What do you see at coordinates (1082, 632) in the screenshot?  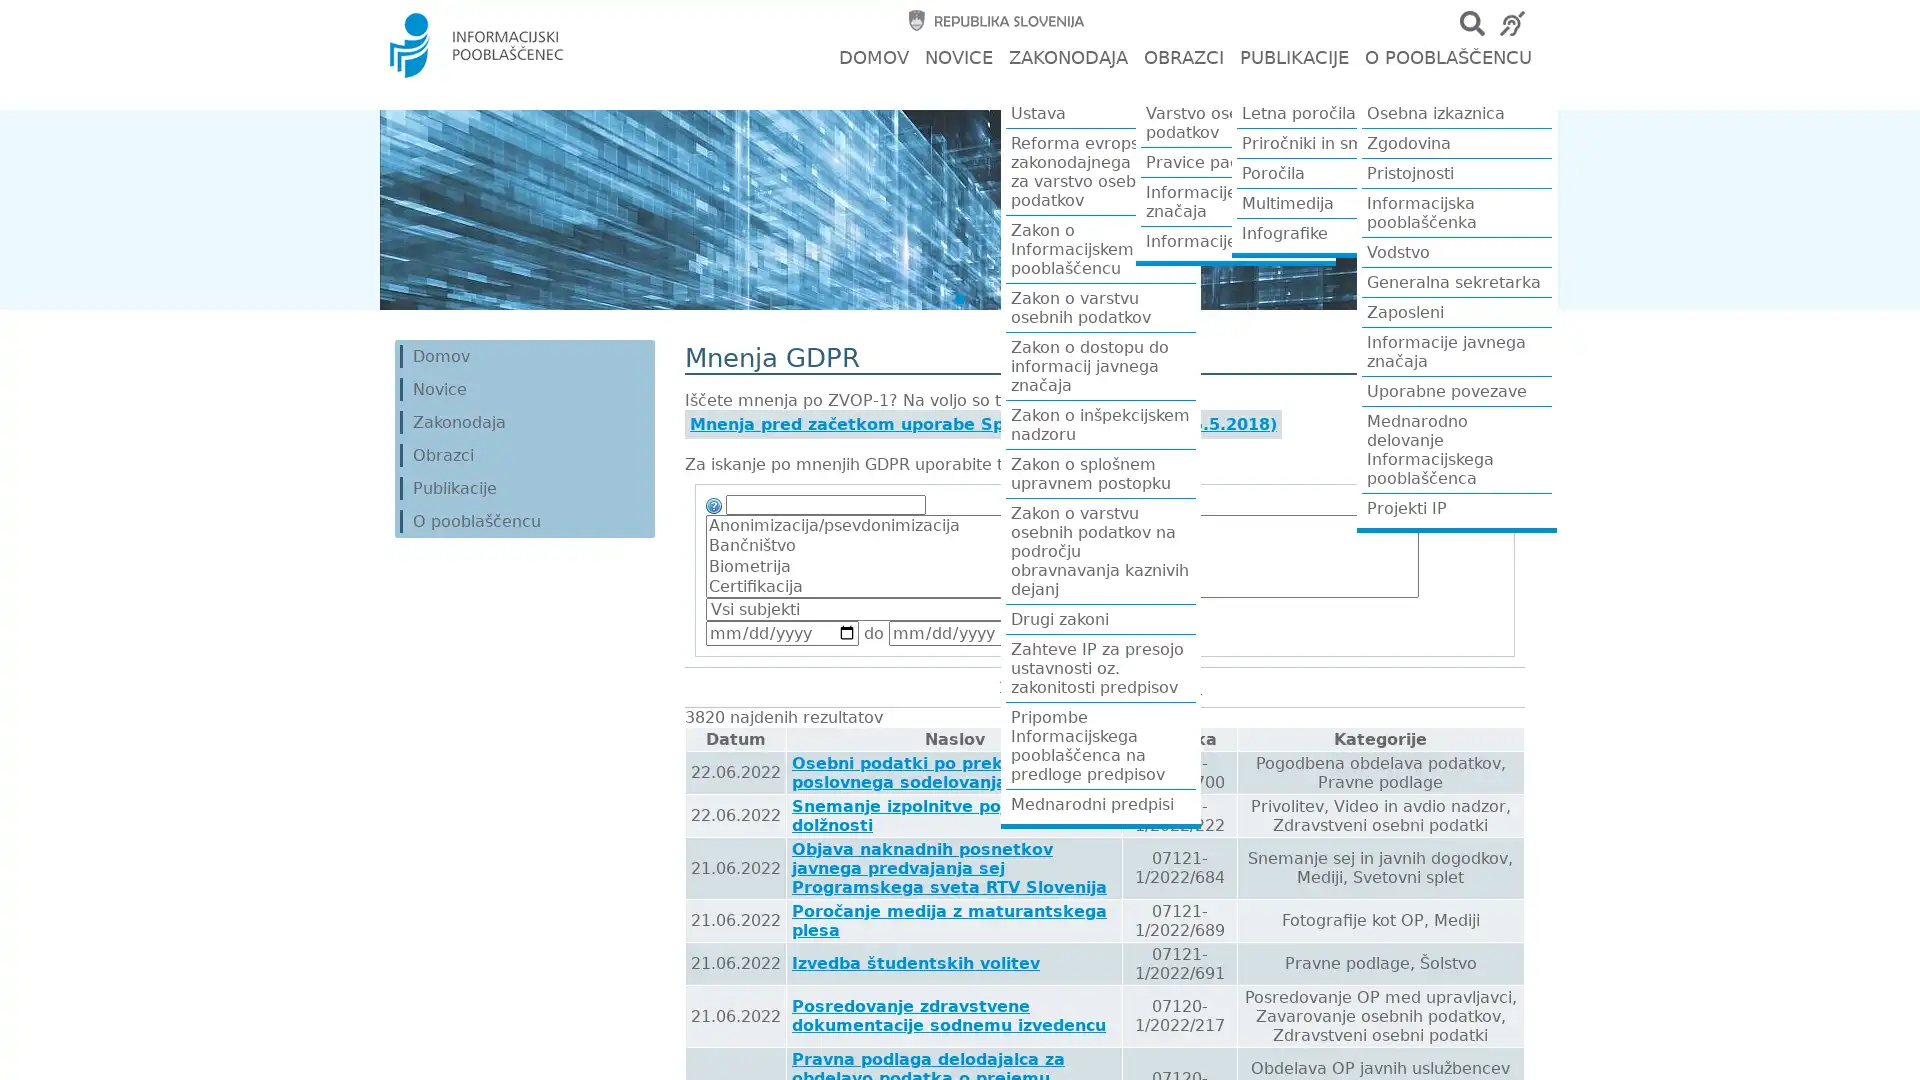 I see `Iskanje` at bounding box center [1082, 632].